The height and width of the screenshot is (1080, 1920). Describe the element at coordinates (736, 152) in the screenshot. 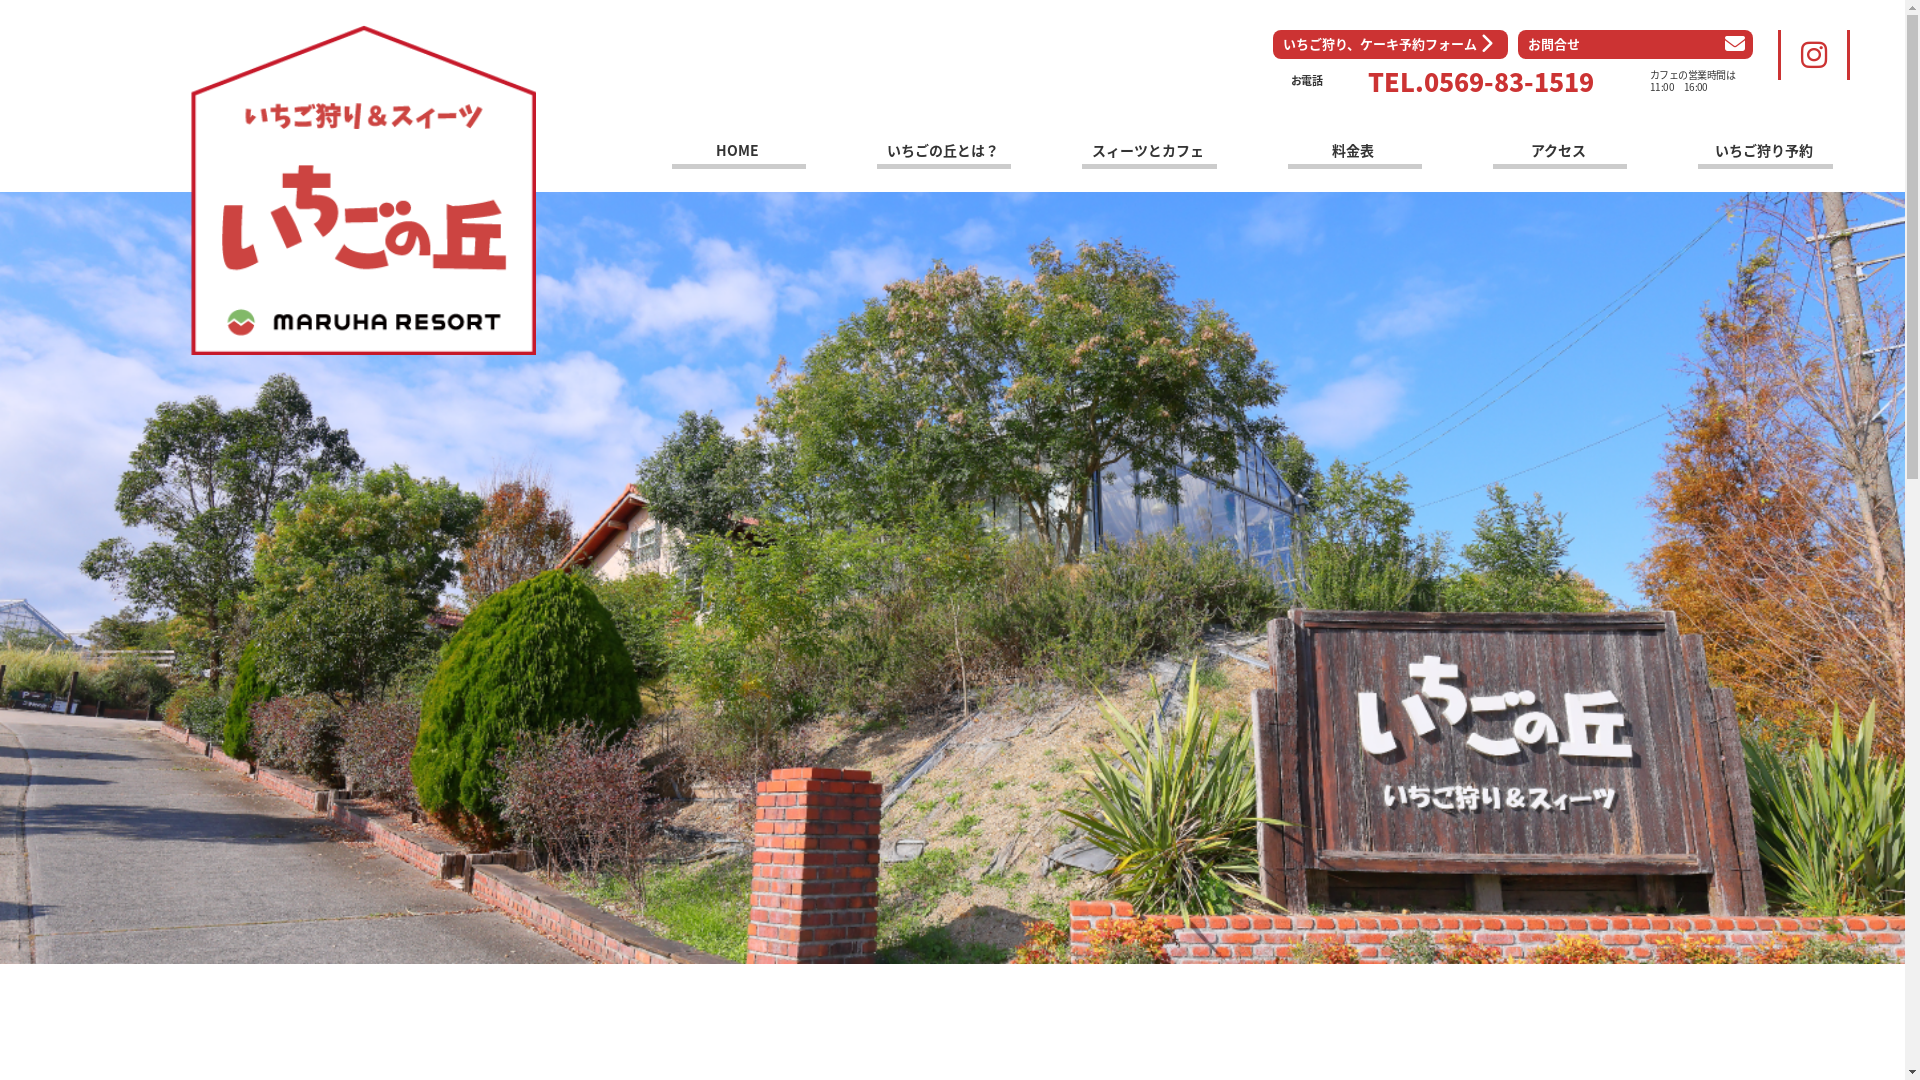

I see `'HOME'` at that location.